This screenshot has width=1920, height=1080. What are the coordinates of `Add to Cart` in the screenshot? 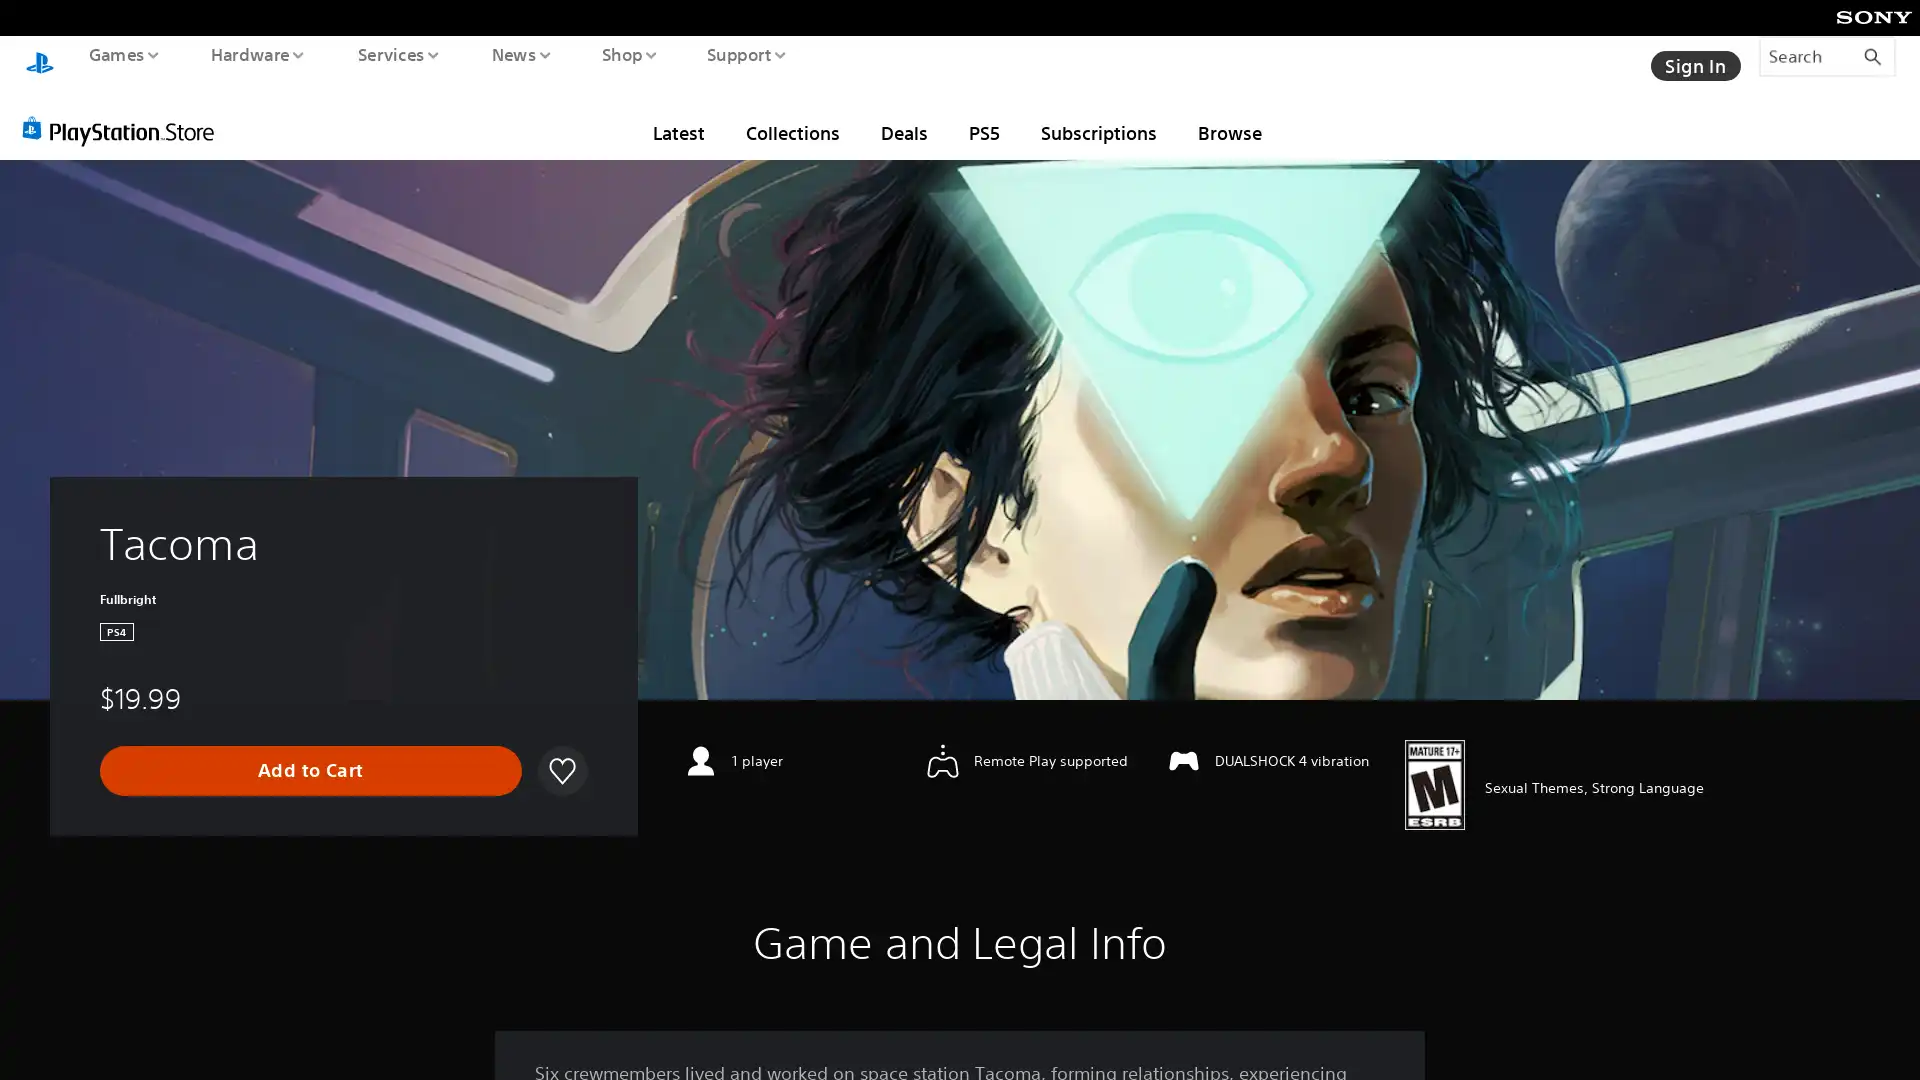 It's located at (310, 751).